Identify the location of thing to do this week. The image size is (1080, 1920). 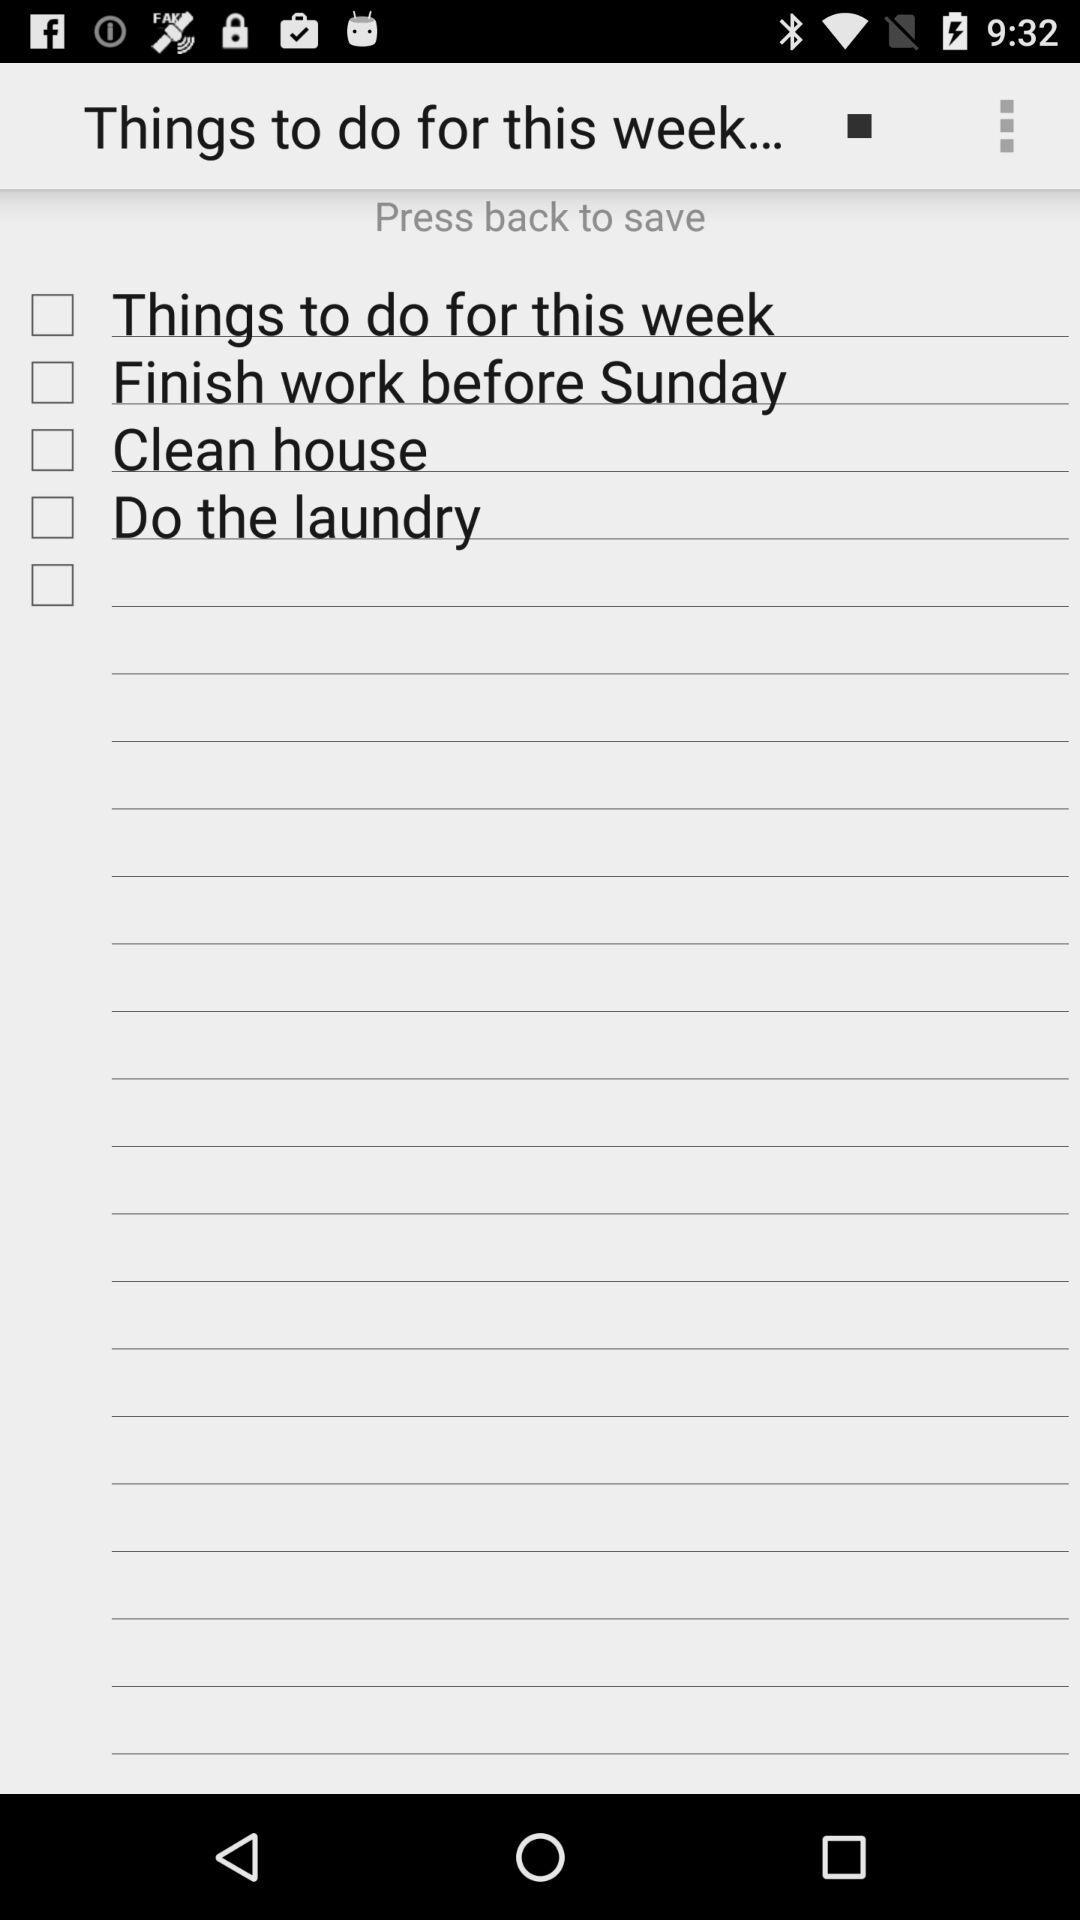
(46, 584).